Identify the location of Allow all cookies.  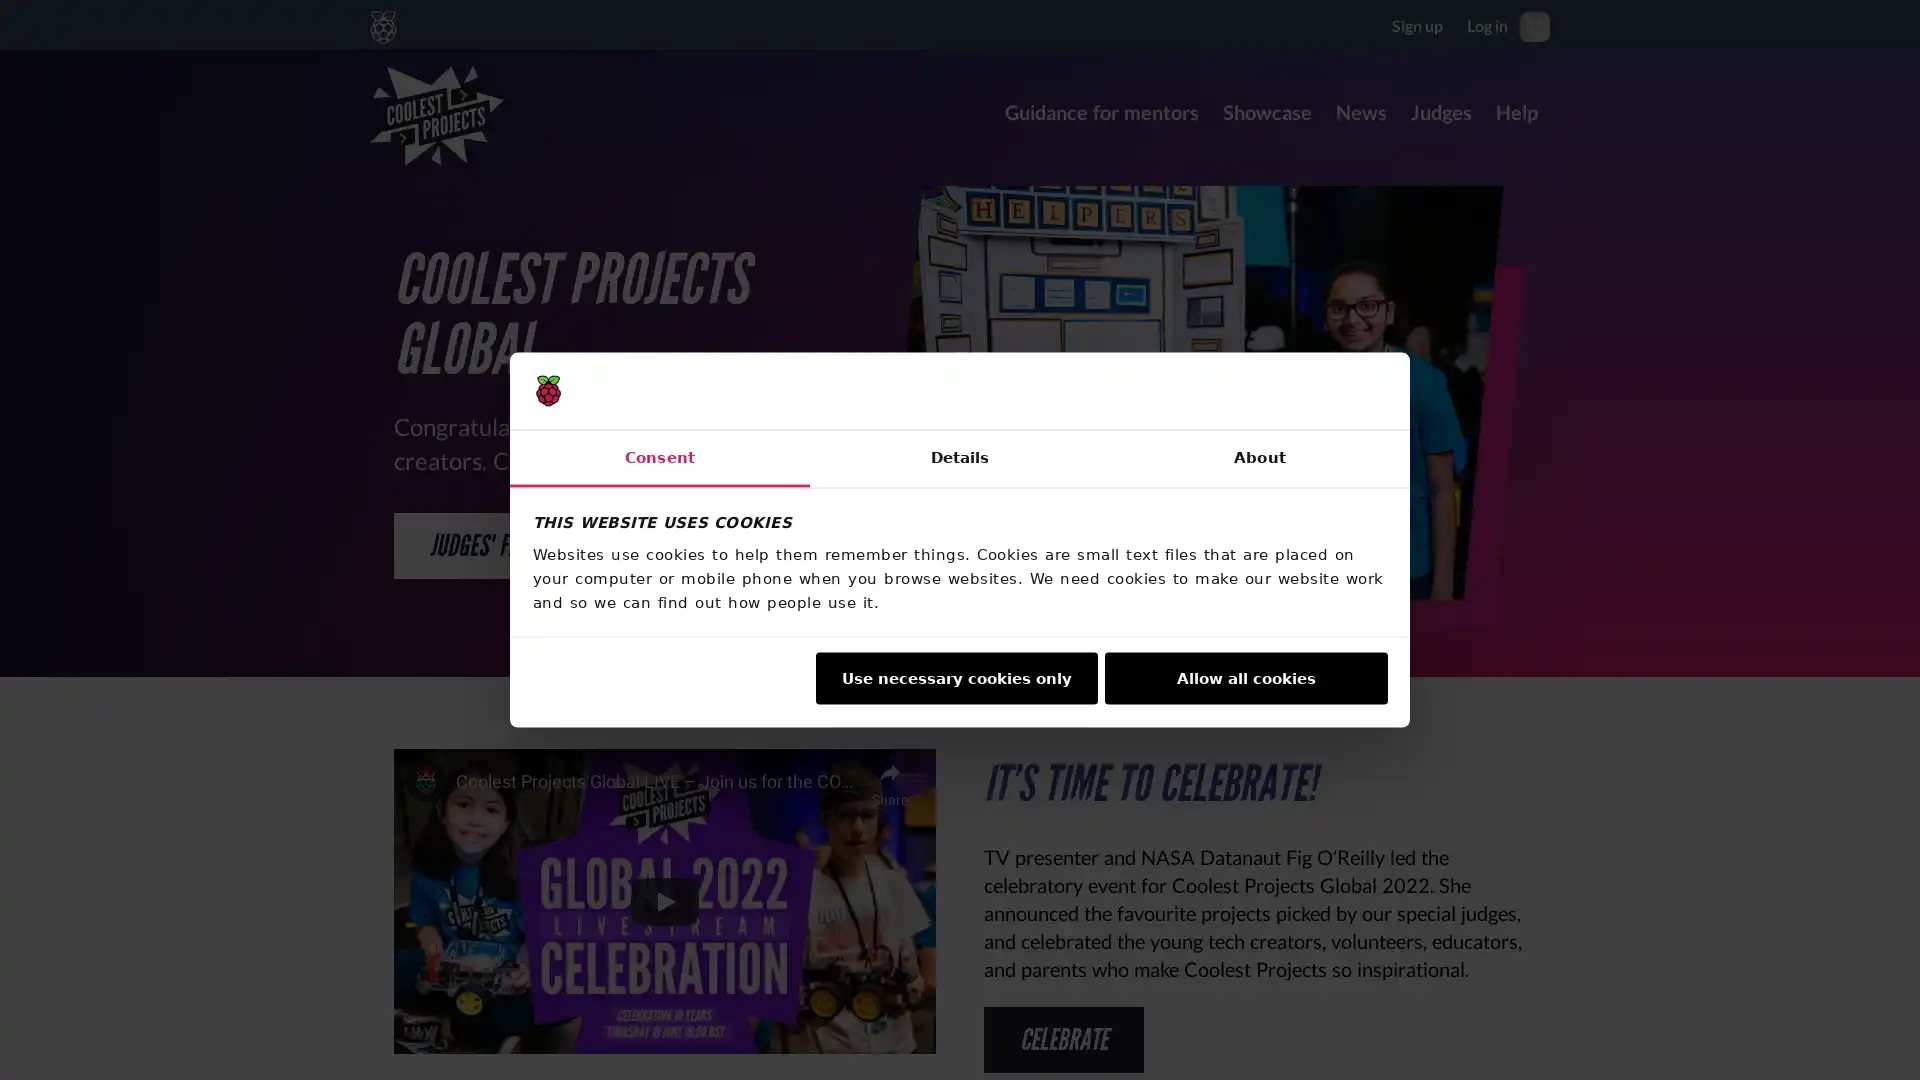
(1245, 677).